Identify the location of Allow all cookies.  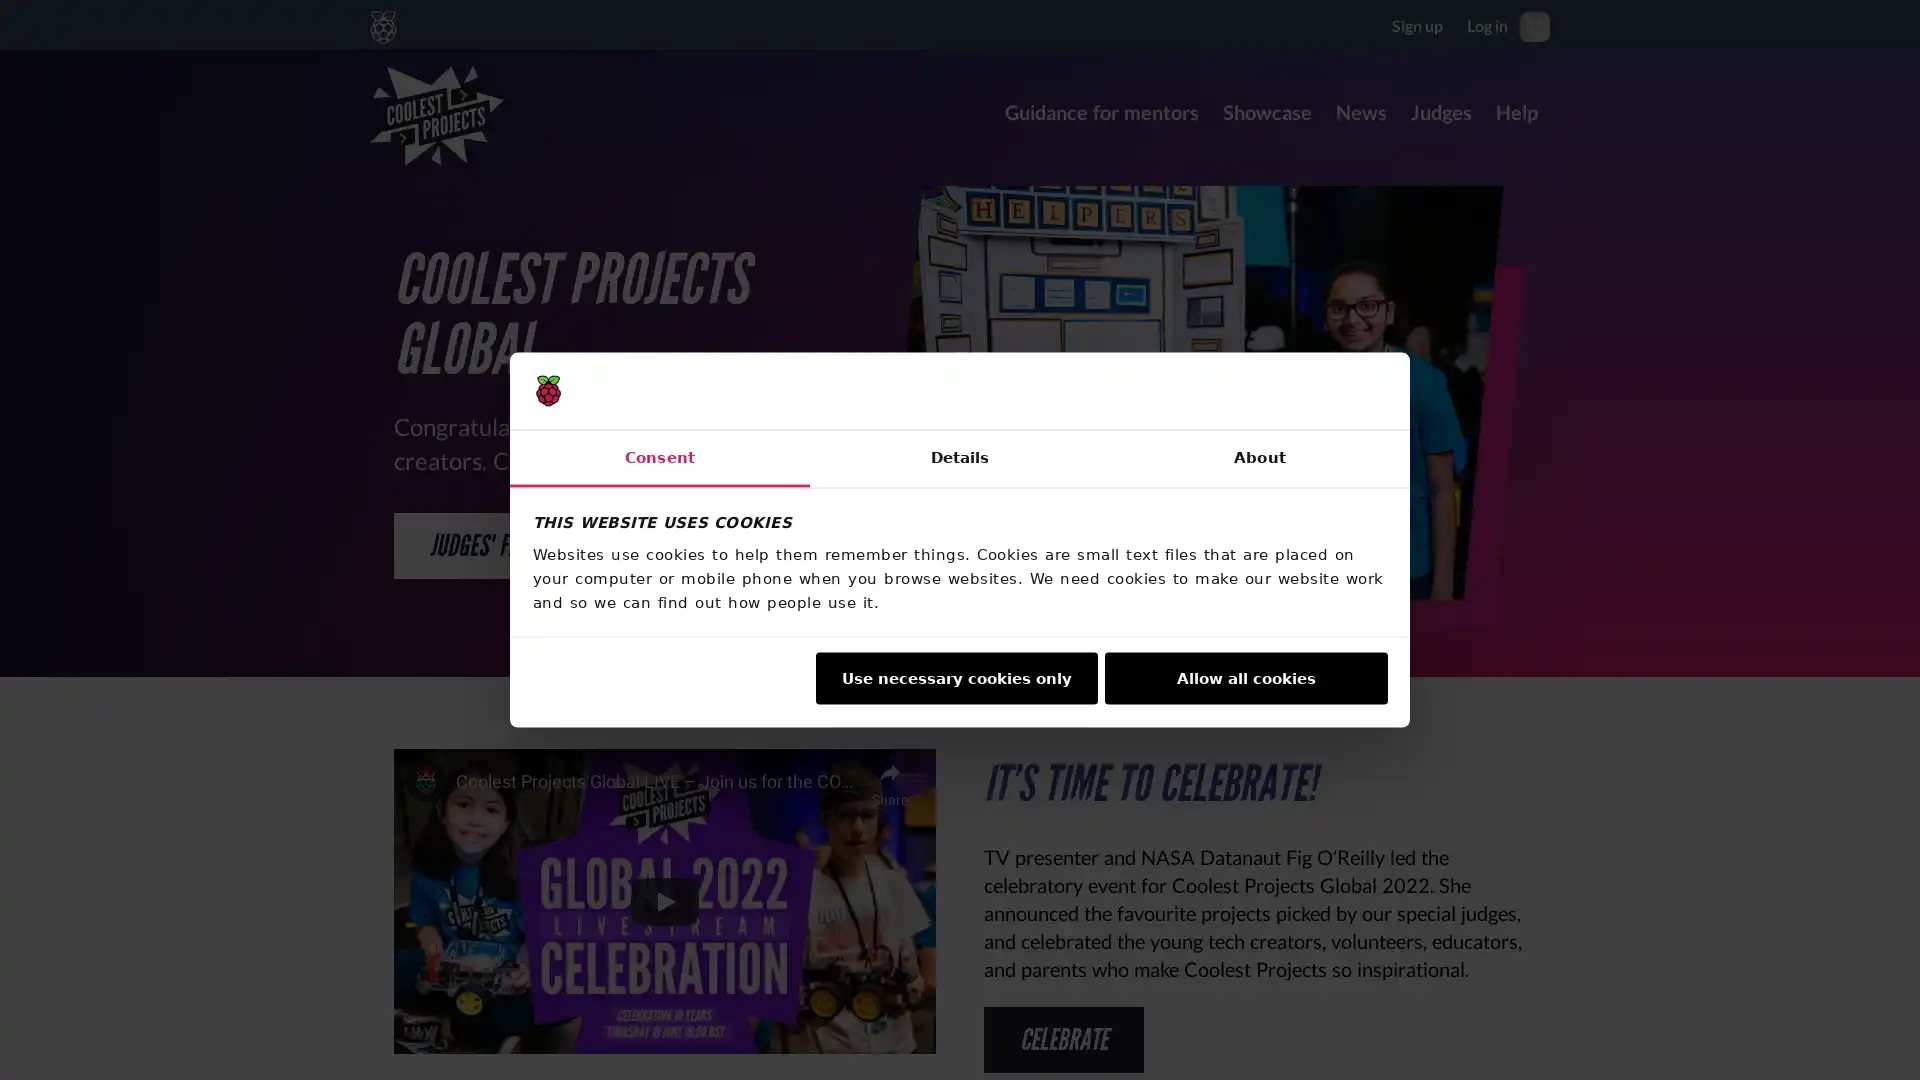
(1245, 677).